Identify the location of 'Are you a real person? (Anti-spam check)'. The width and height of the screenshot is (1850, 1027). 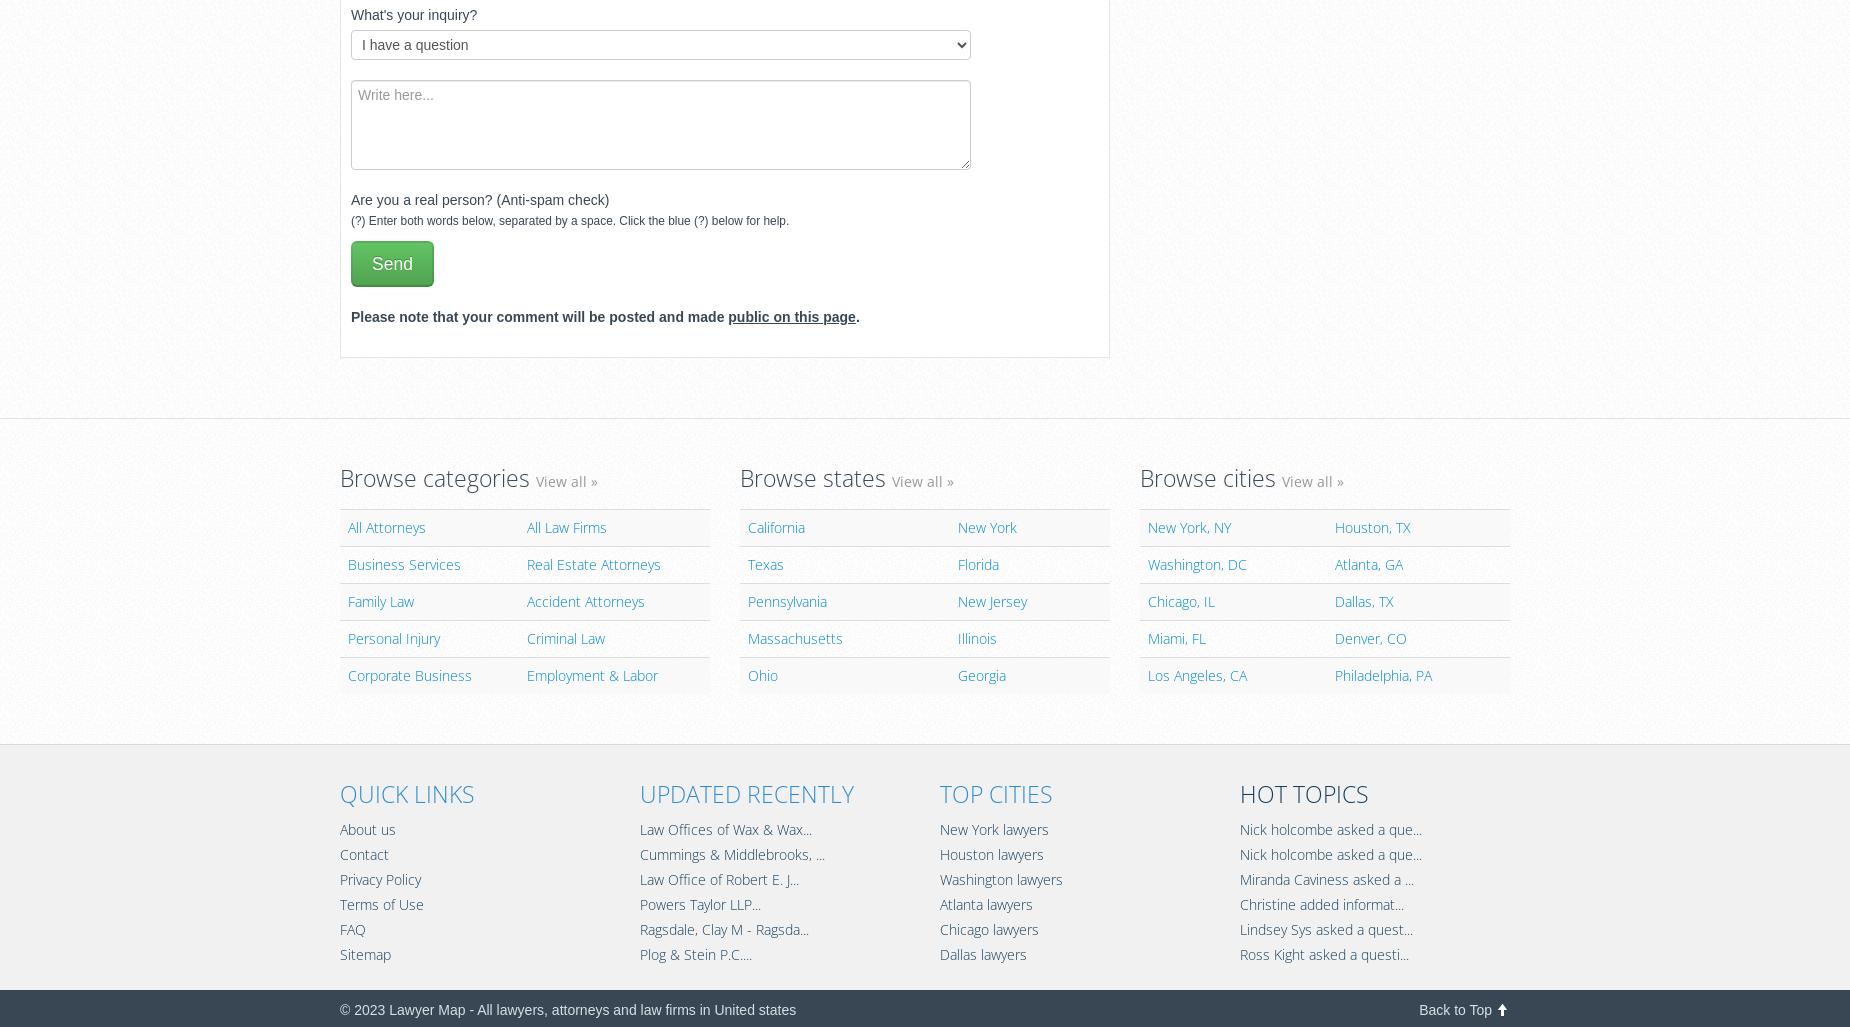
(480, 198).